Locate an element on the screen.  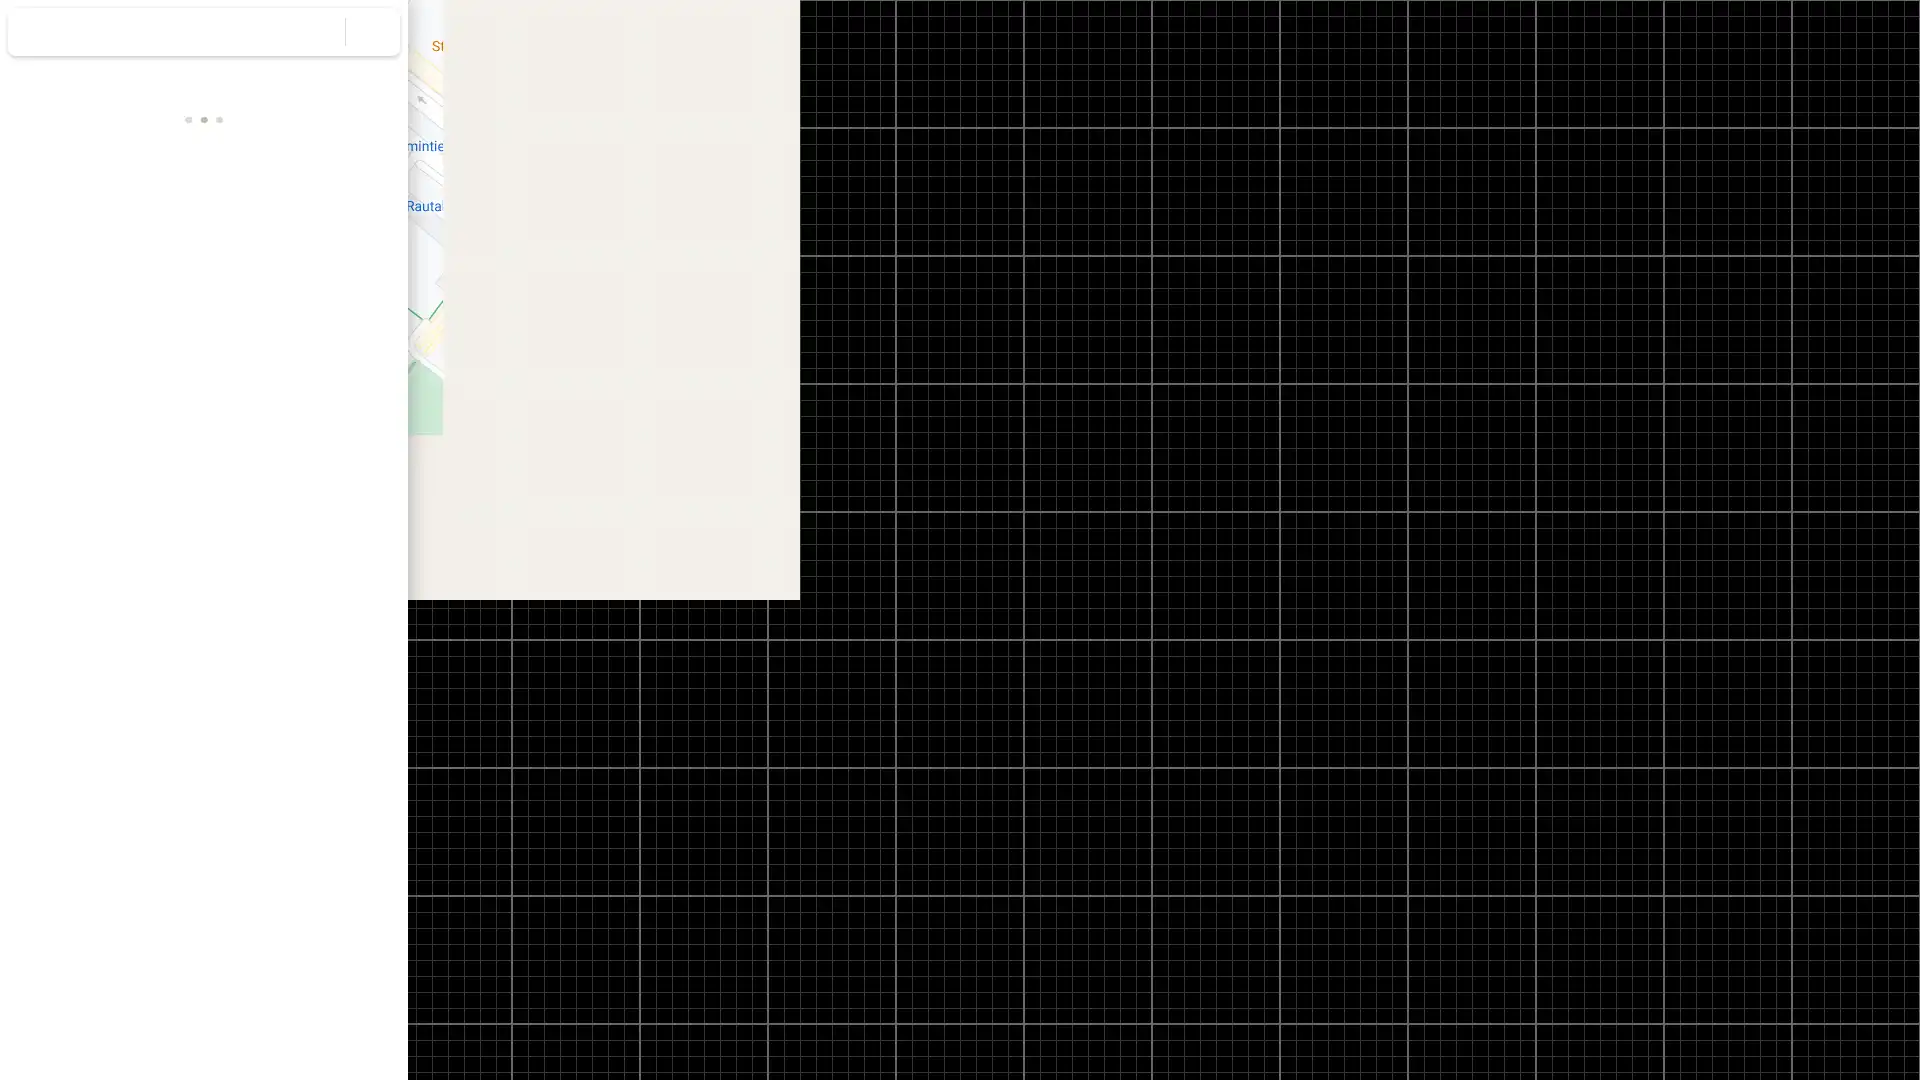
Send Elimaenkatu 27 to your phone is located at coordinates (275, 350).